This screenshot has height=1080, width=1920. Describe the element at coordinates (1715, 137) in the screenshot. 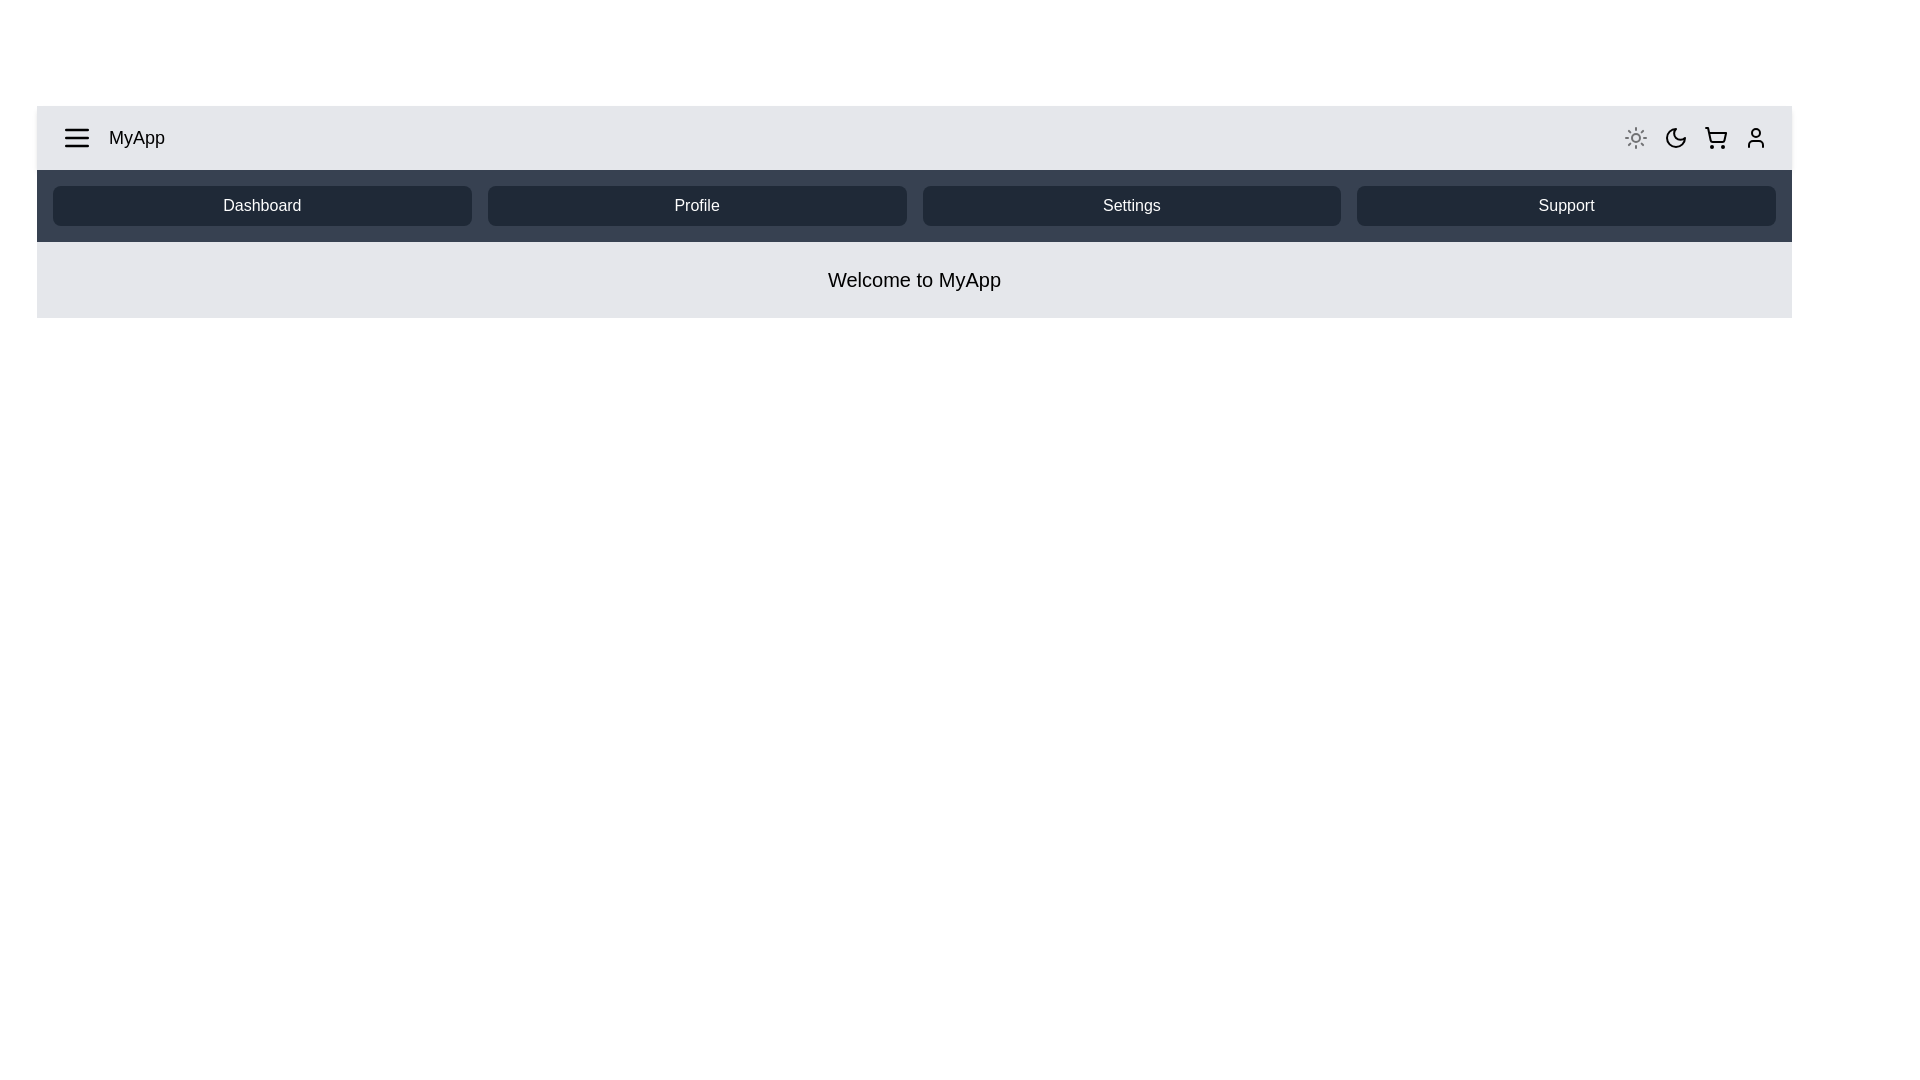

I see `the shopping cart icon in the app bar` at that location.